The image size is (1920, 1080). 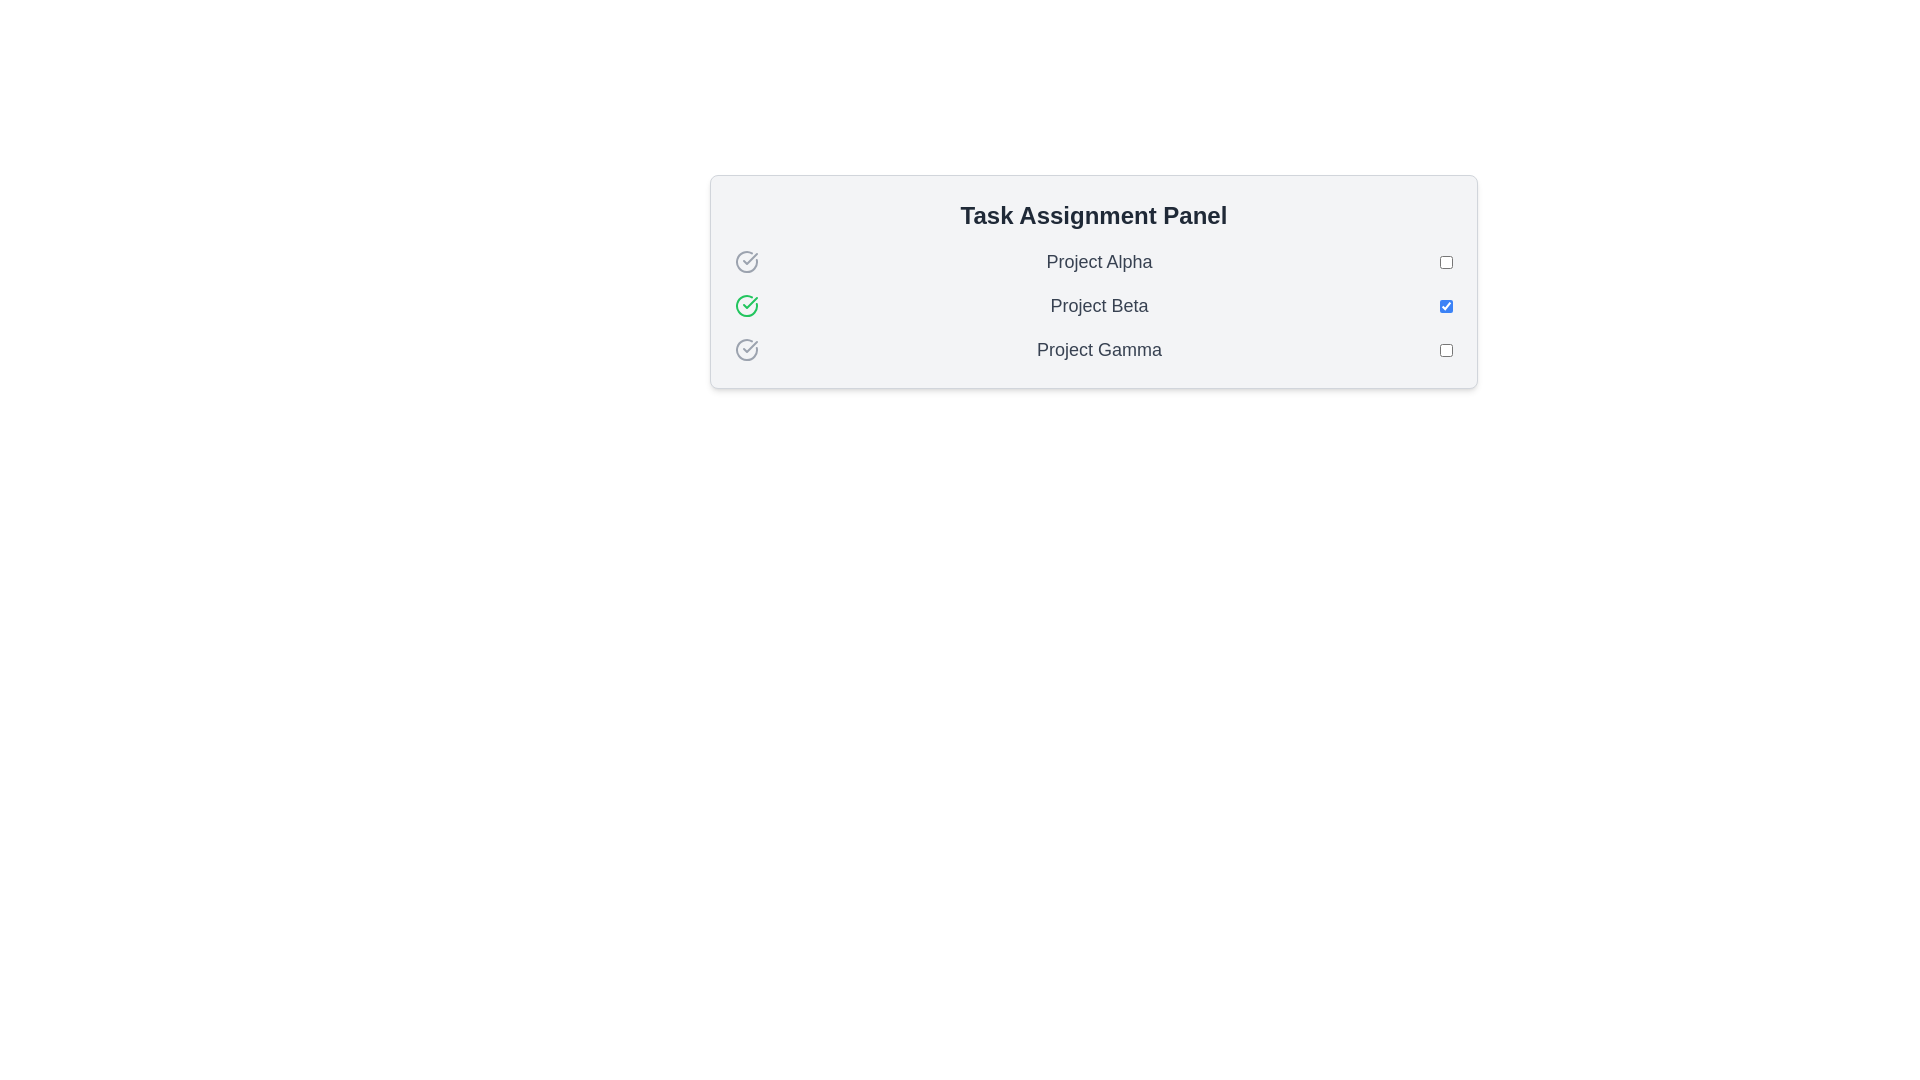 What do you see at coordinates (1098, 349) in the screenshot?
I see `the text label 'Project Gamma' located in the 'Task Assignment Panel', positioned below 'Project Beta' and next to an unselected circular icon and a checkbox` at bounding box center [1098, 349].